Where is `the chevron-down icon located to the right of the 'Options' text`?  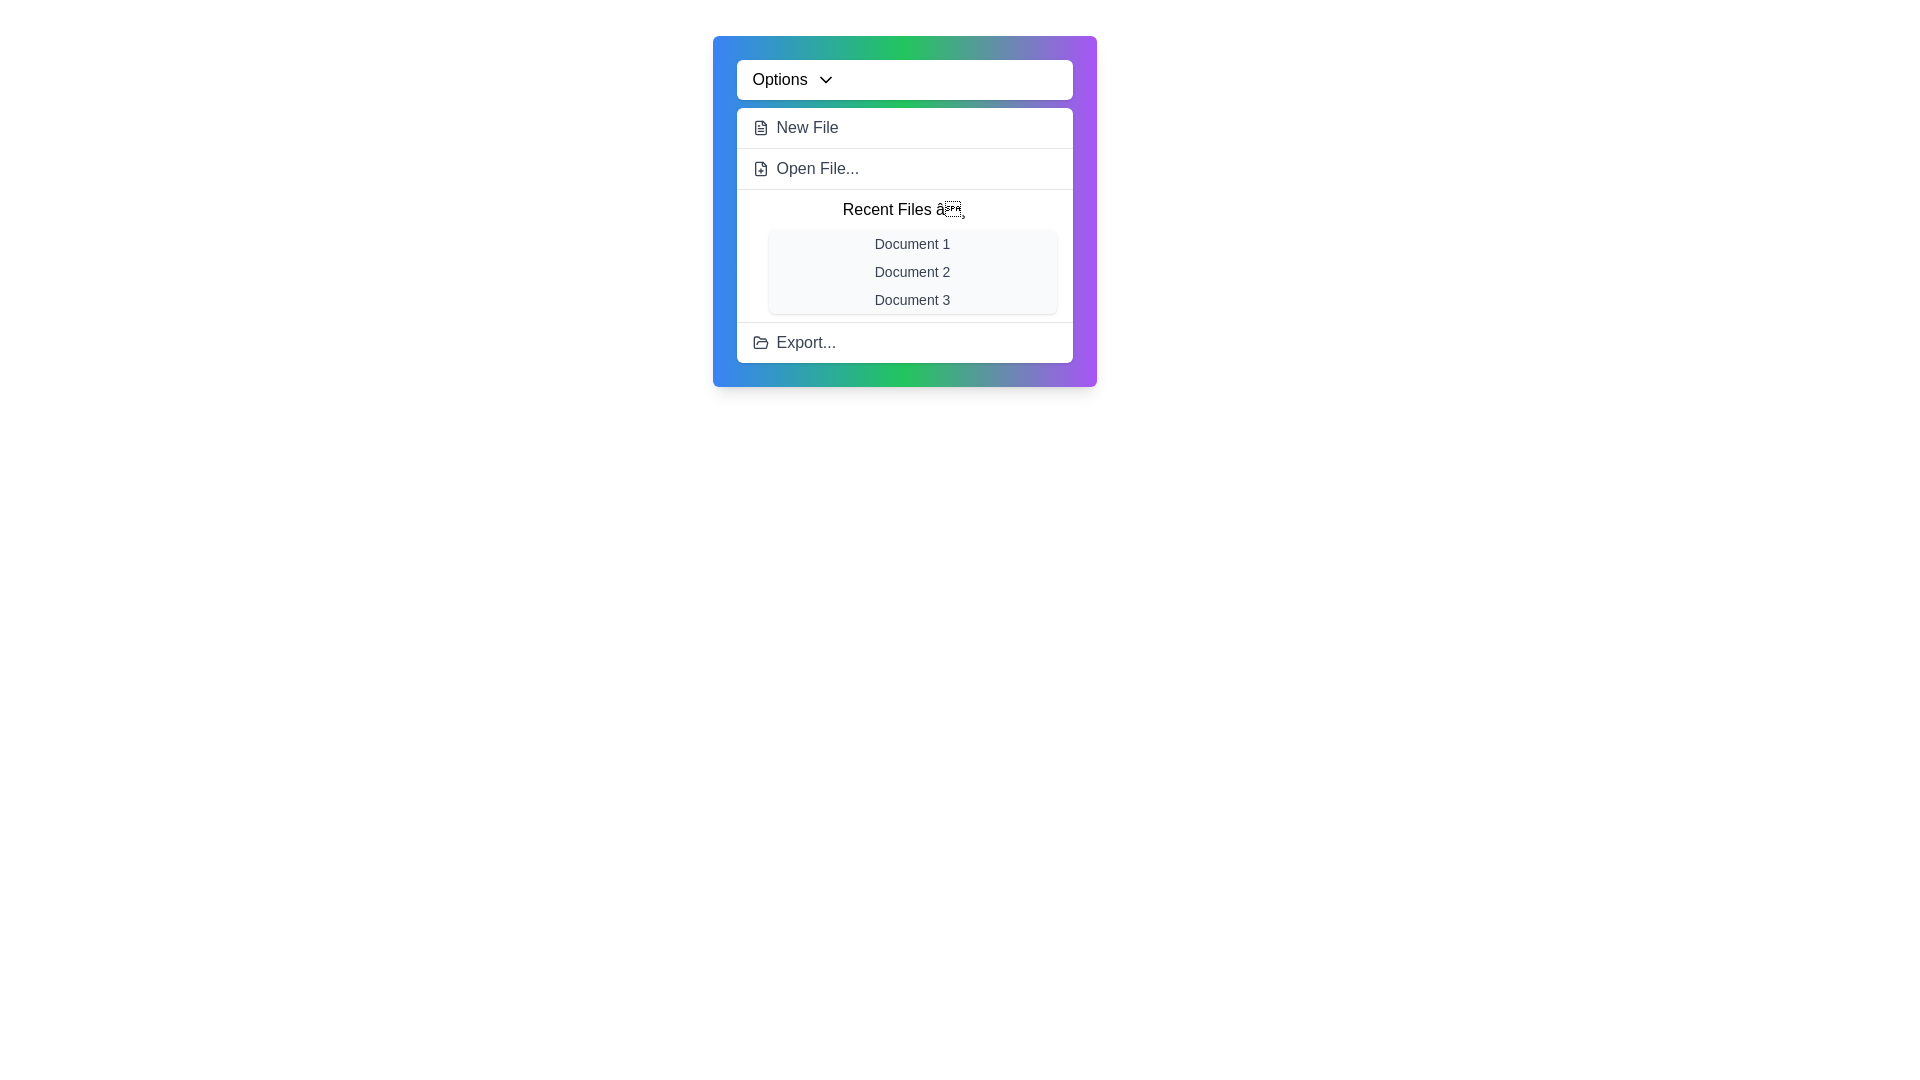
the chevron-down icon located to the right of the 'Options' text is located at coordinates (825, 79).